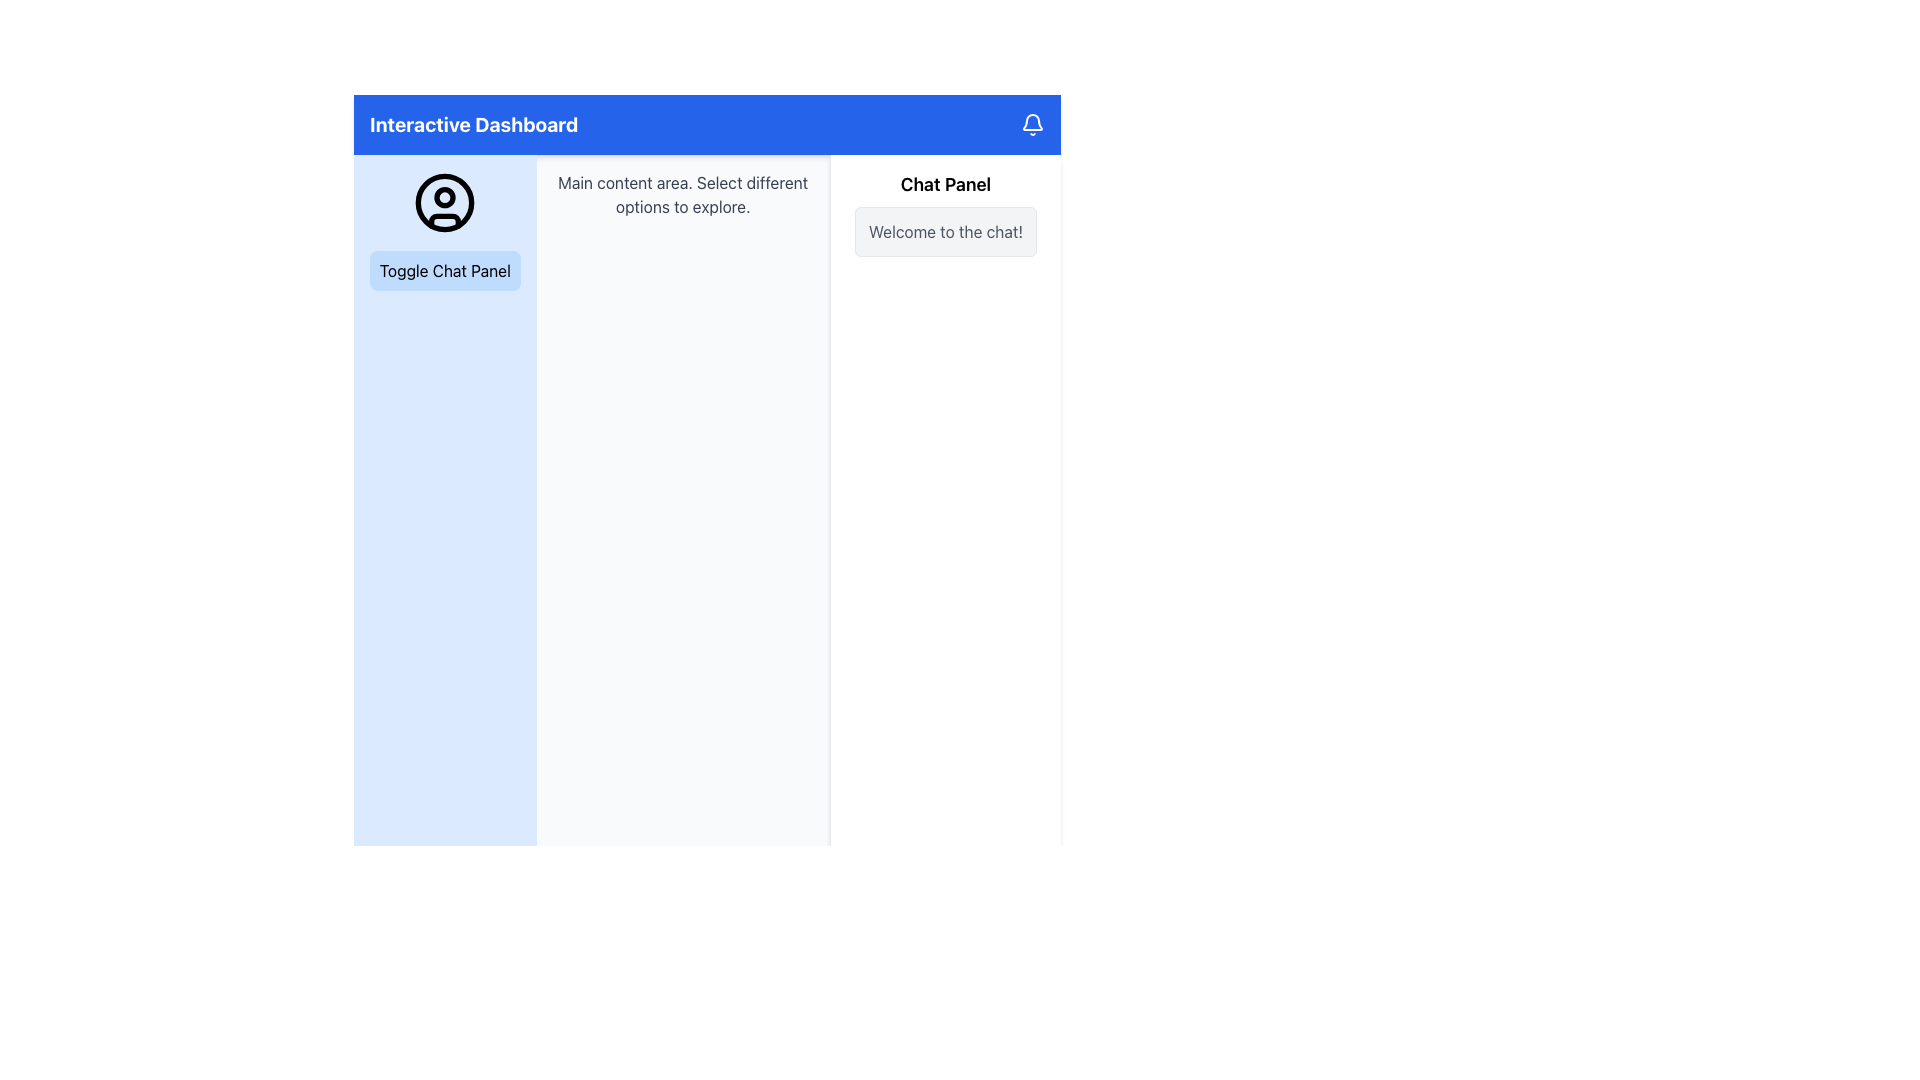  What do you see at coordinates (683, 195) in the screenshot?
I see `instructional static text located in the main content area, positioned near the top and horizontally centered between the left panel and right chat panel` at bounding box center [683, 195].